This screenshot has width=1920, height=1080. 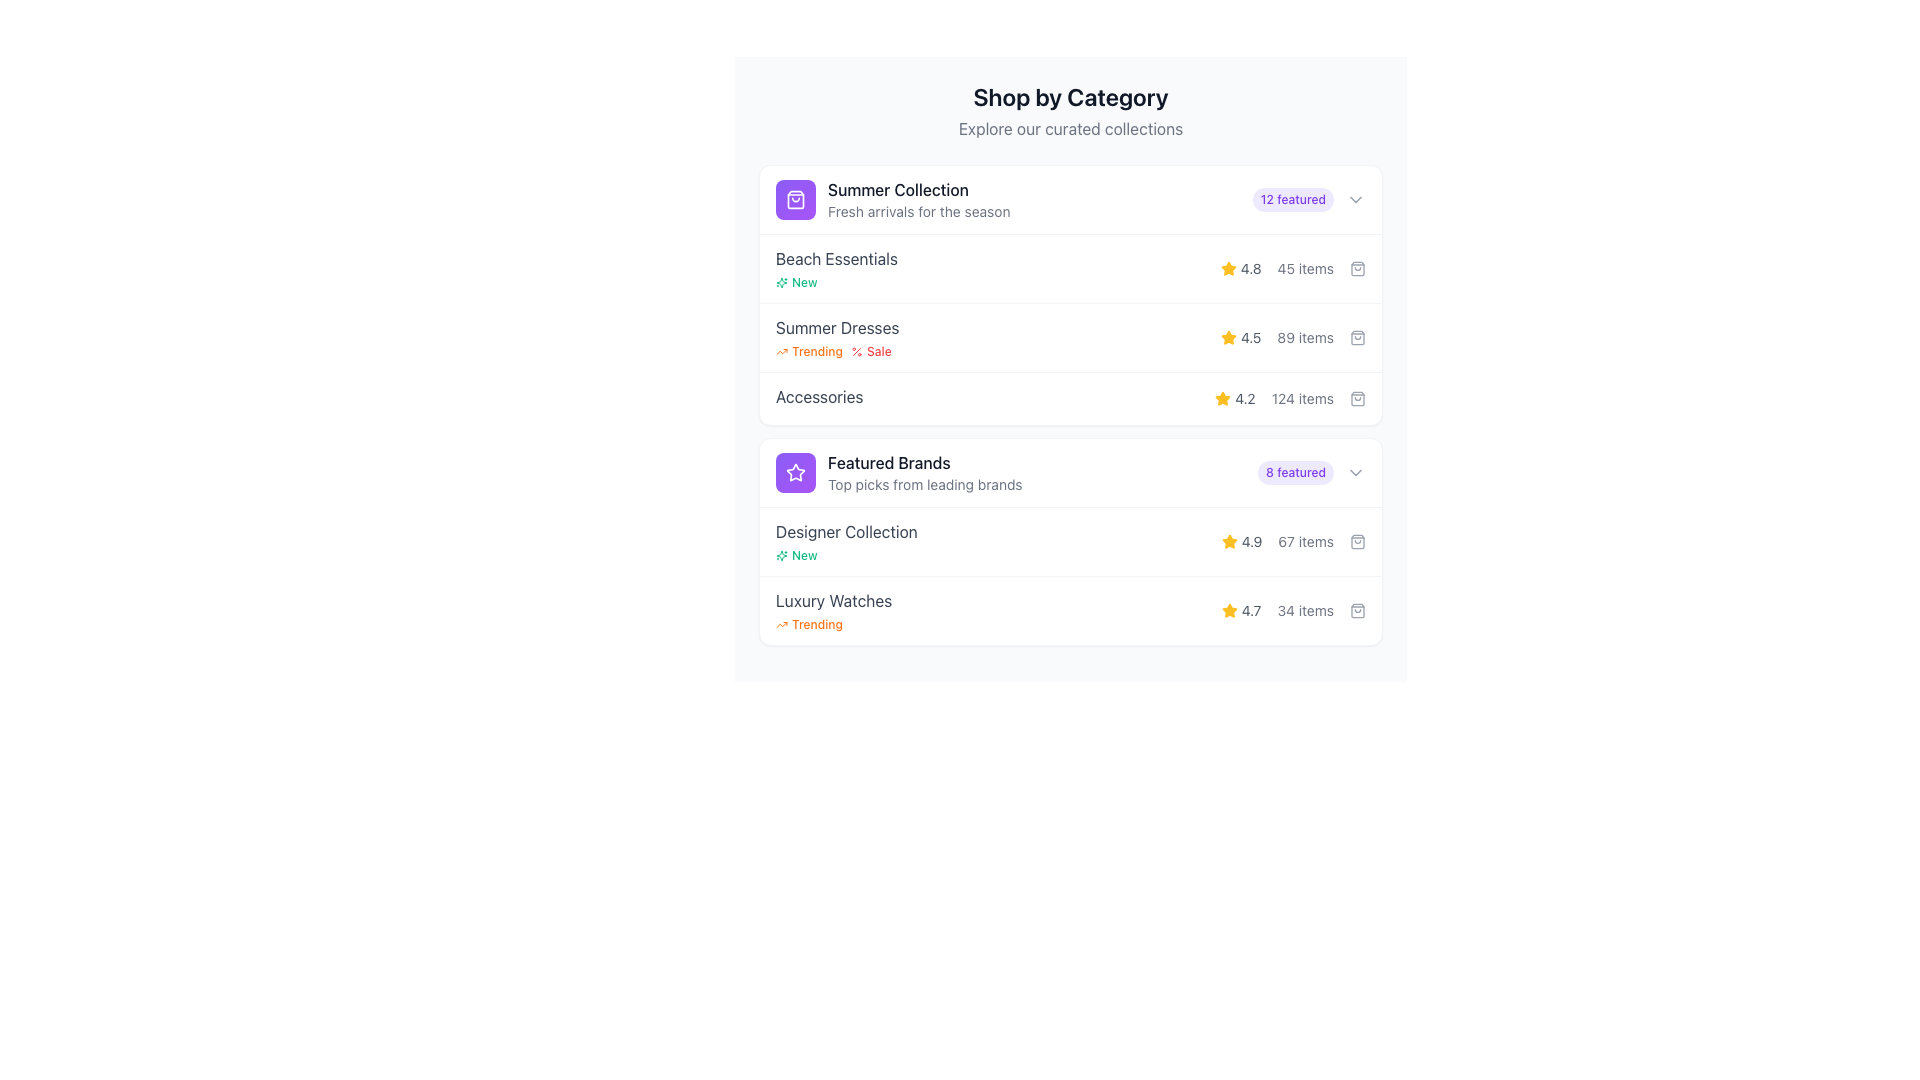 I want to click on the small textual component displaying the numeric value '4.7', which is located in the second row of the 'Luxury Watches' section, adjacent to a star icon, so click(x=1250, y=609).